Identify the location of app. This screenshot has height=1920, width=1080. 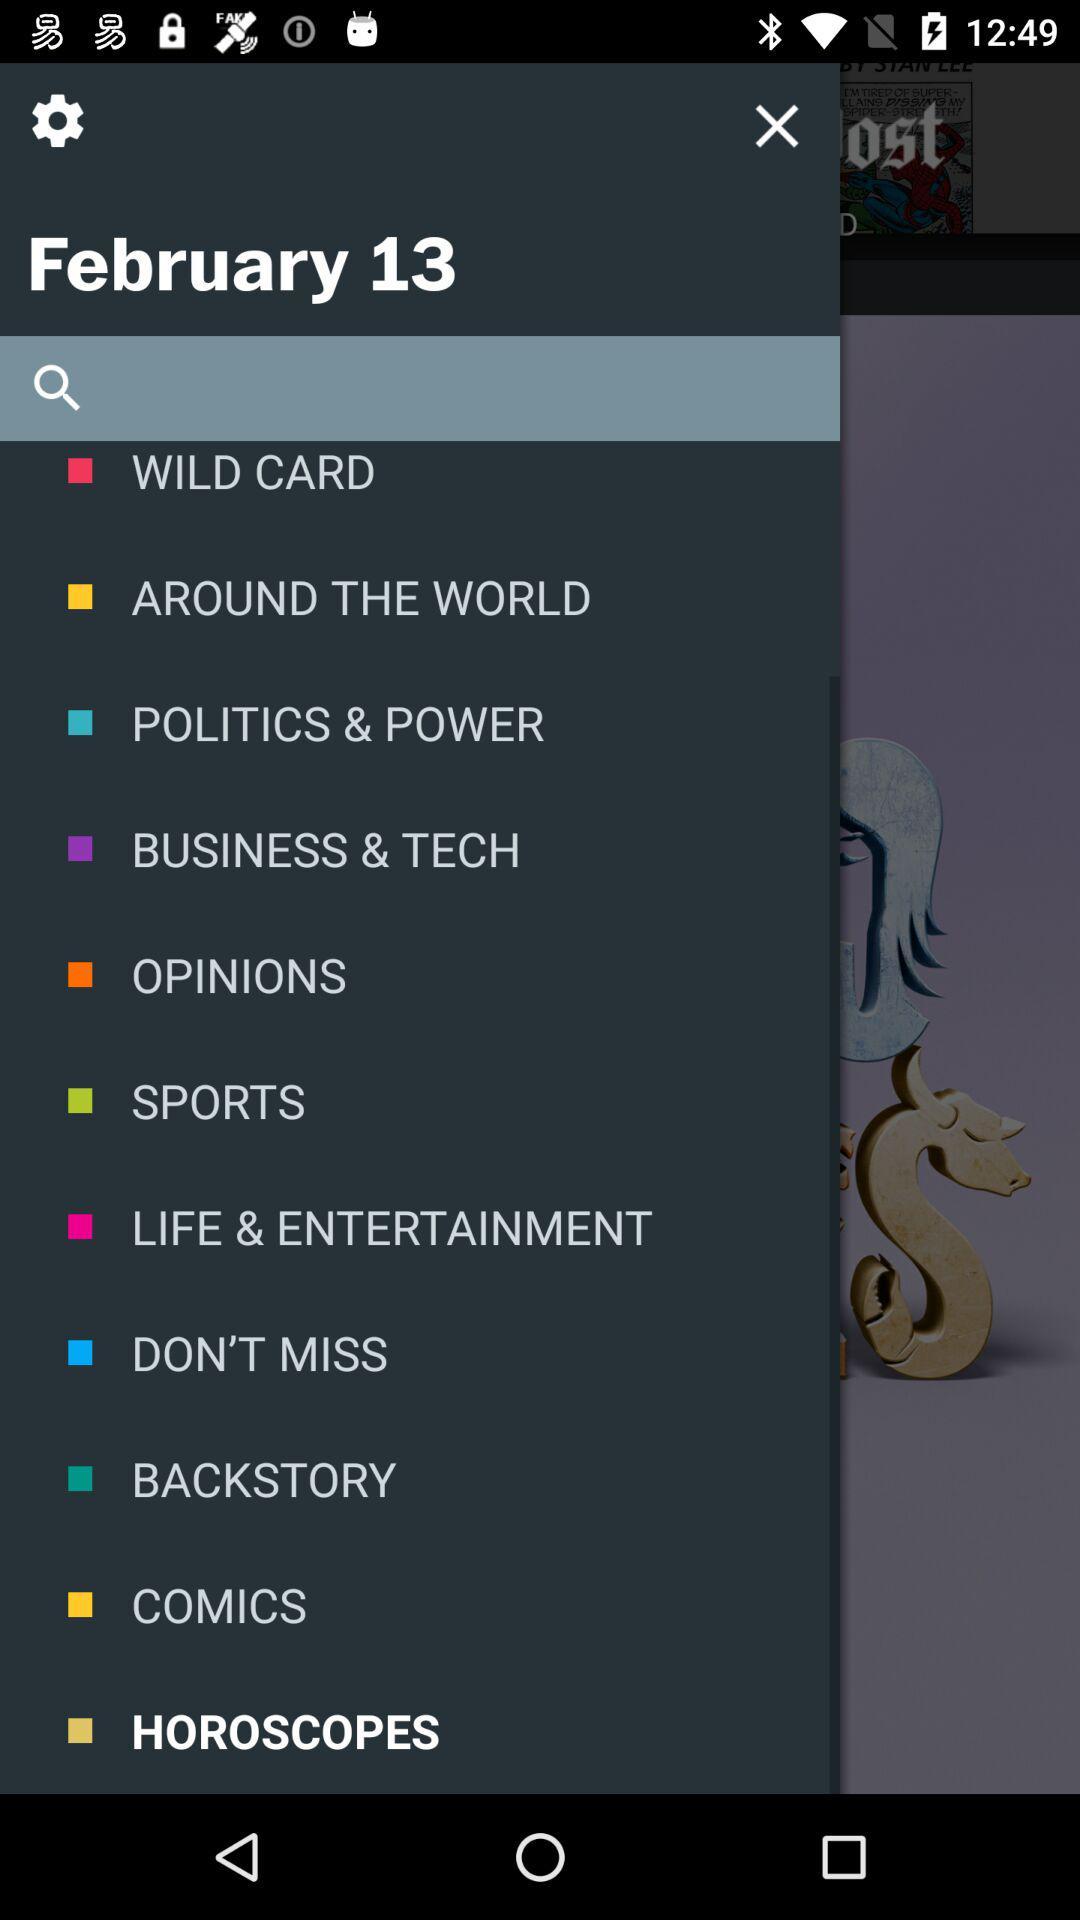
(584, 135).